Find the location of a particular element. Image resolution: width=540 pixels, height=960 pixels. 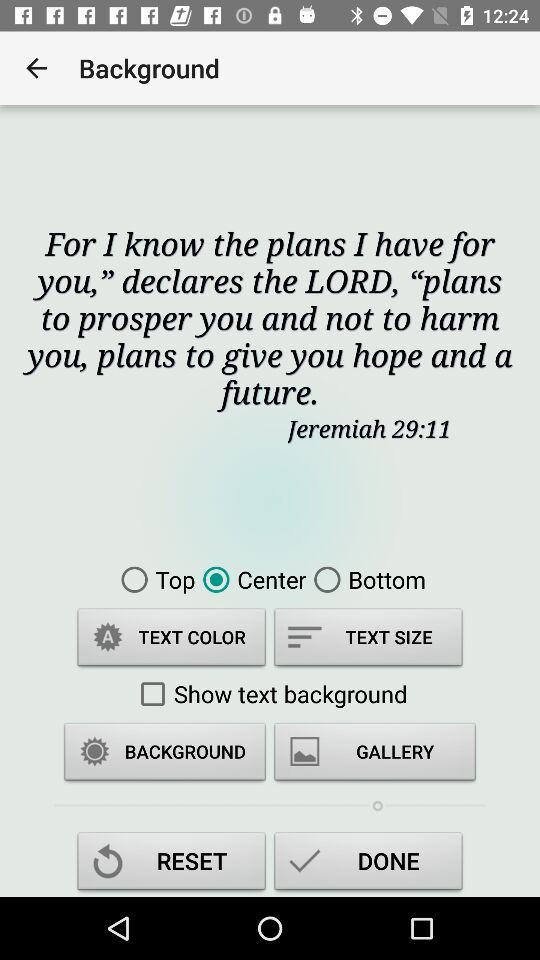

the done item is located at coordinates (367, 863).